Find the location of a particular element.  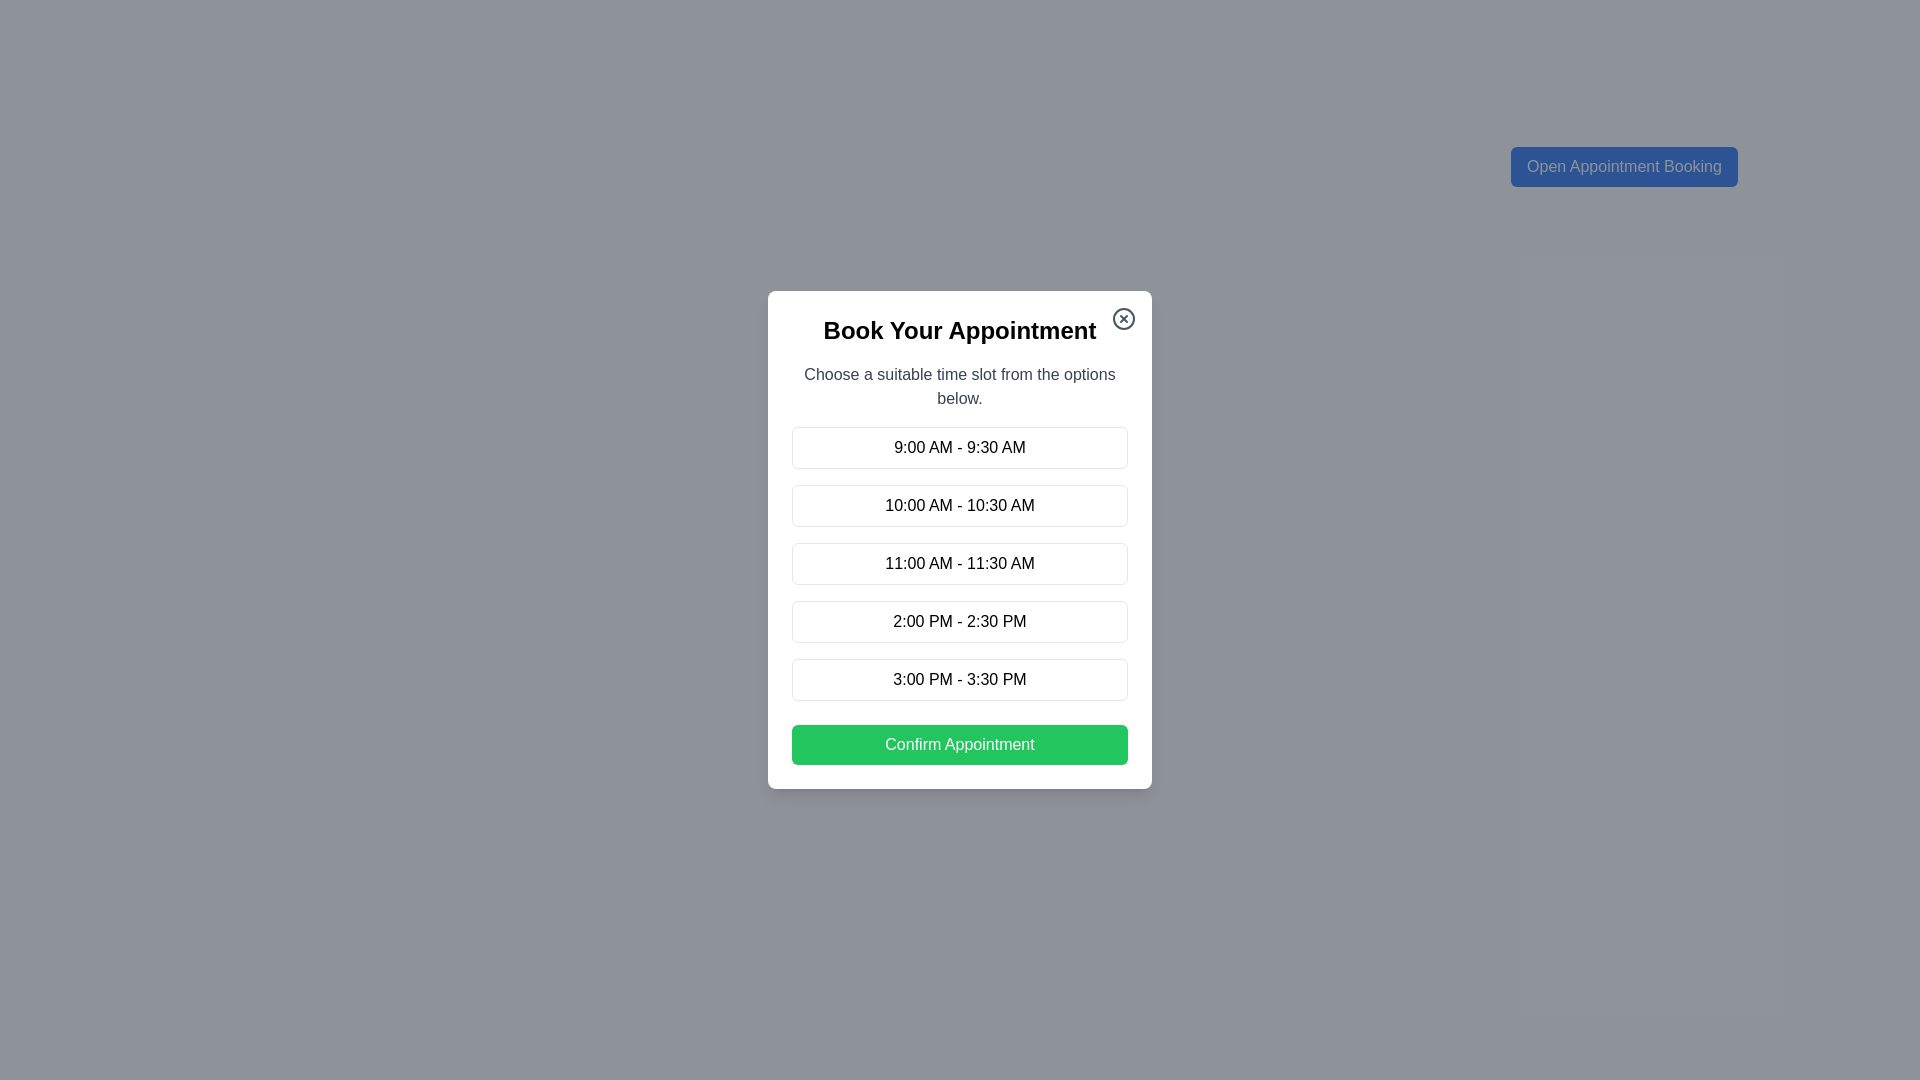

the button with a blue background and white text that reads 'Open Appointment Booking' is located at coordinates (1624, 165).